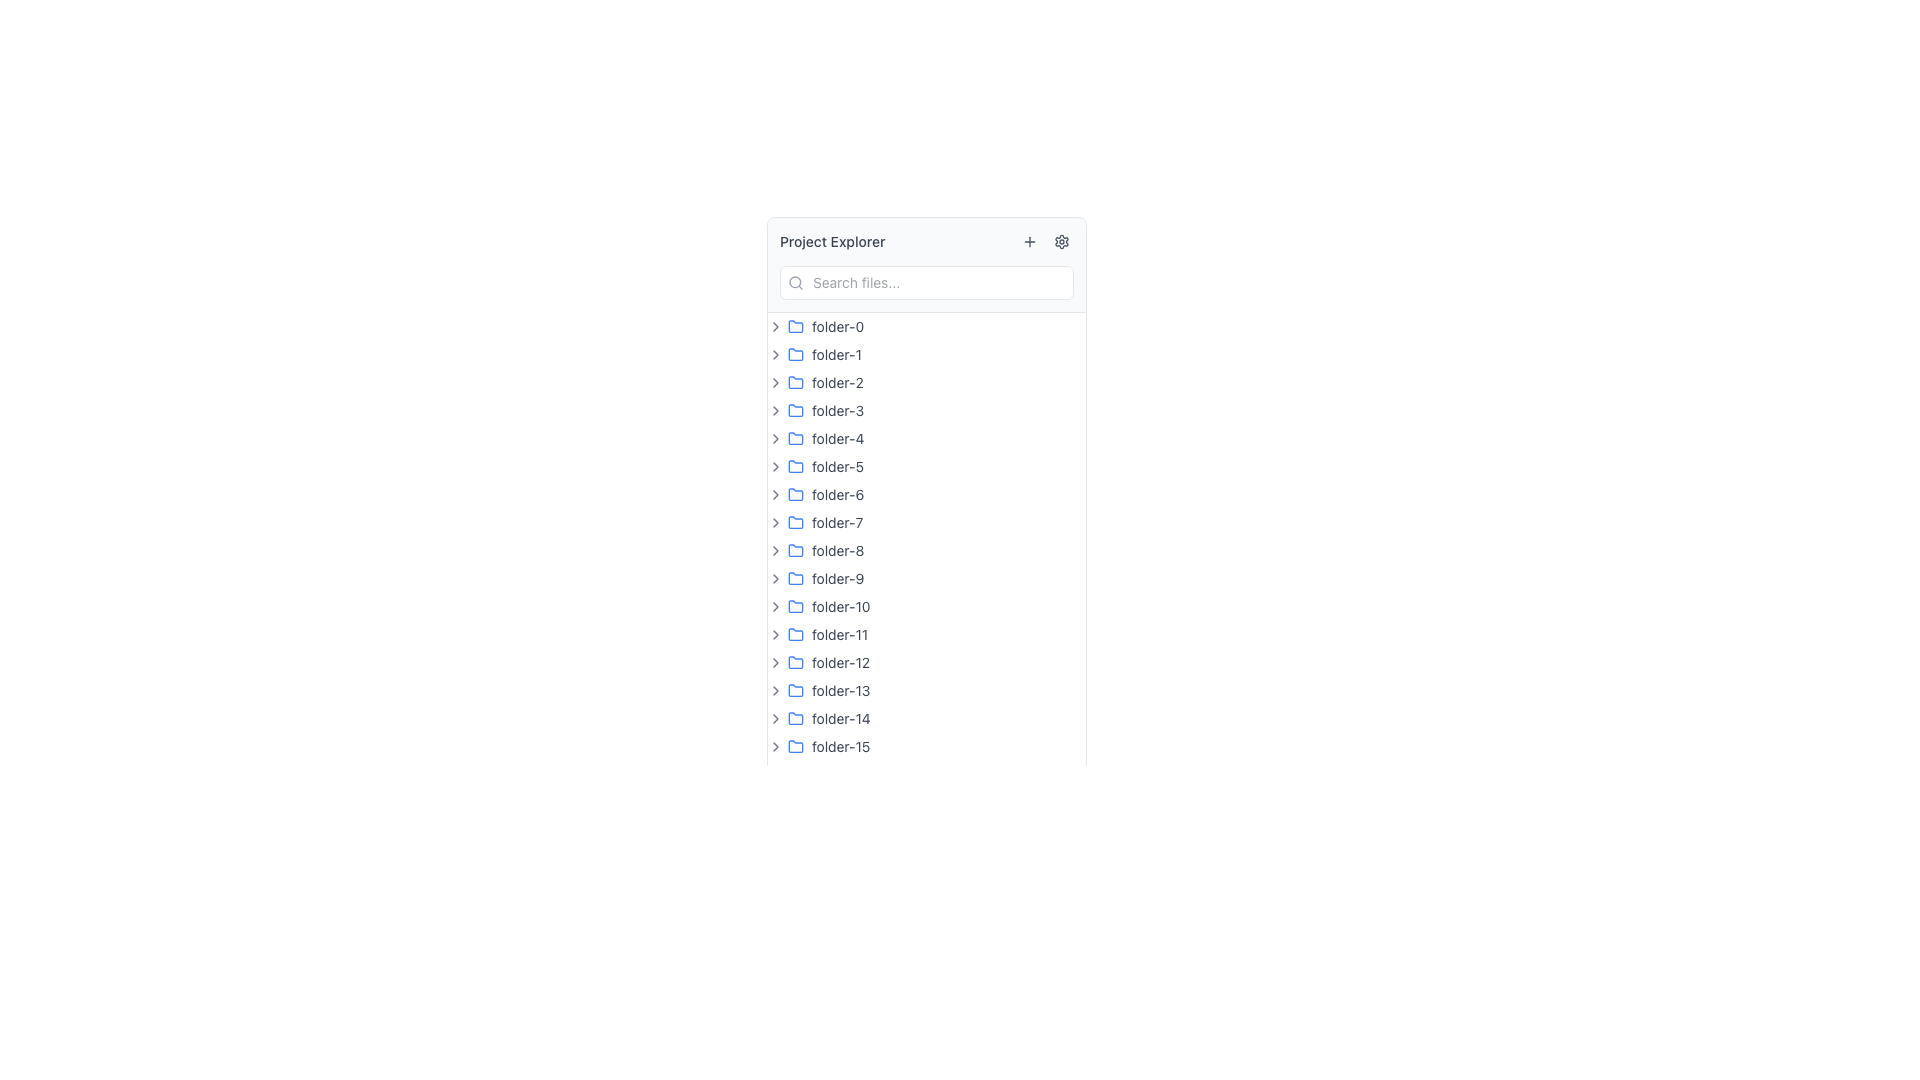  Describe the element at coordinates (775, 494) in the screenshot. I see `the chevron icon` at that location.